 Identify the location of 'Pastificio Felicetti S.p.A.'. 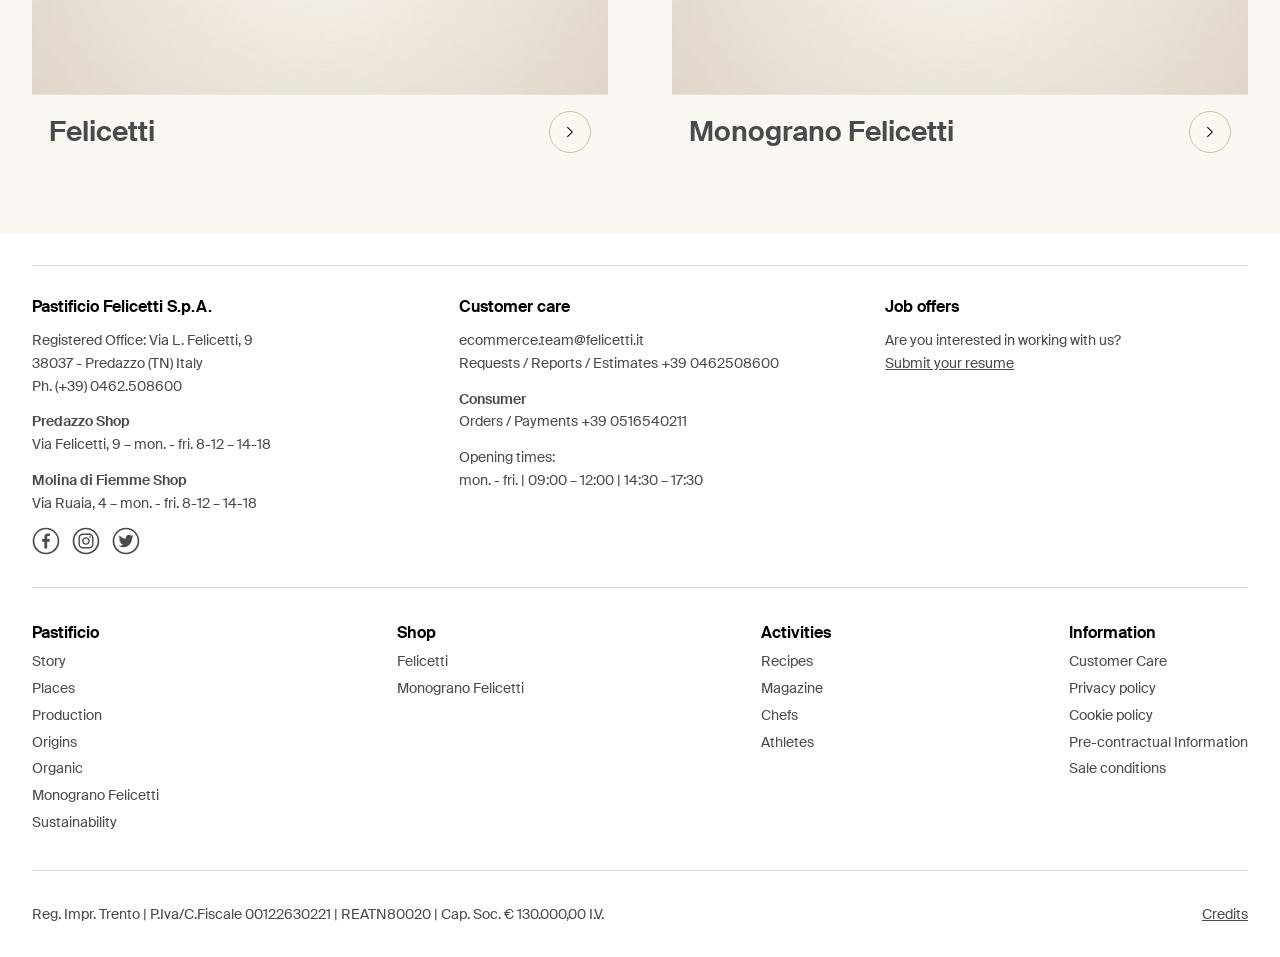
(120, 305).